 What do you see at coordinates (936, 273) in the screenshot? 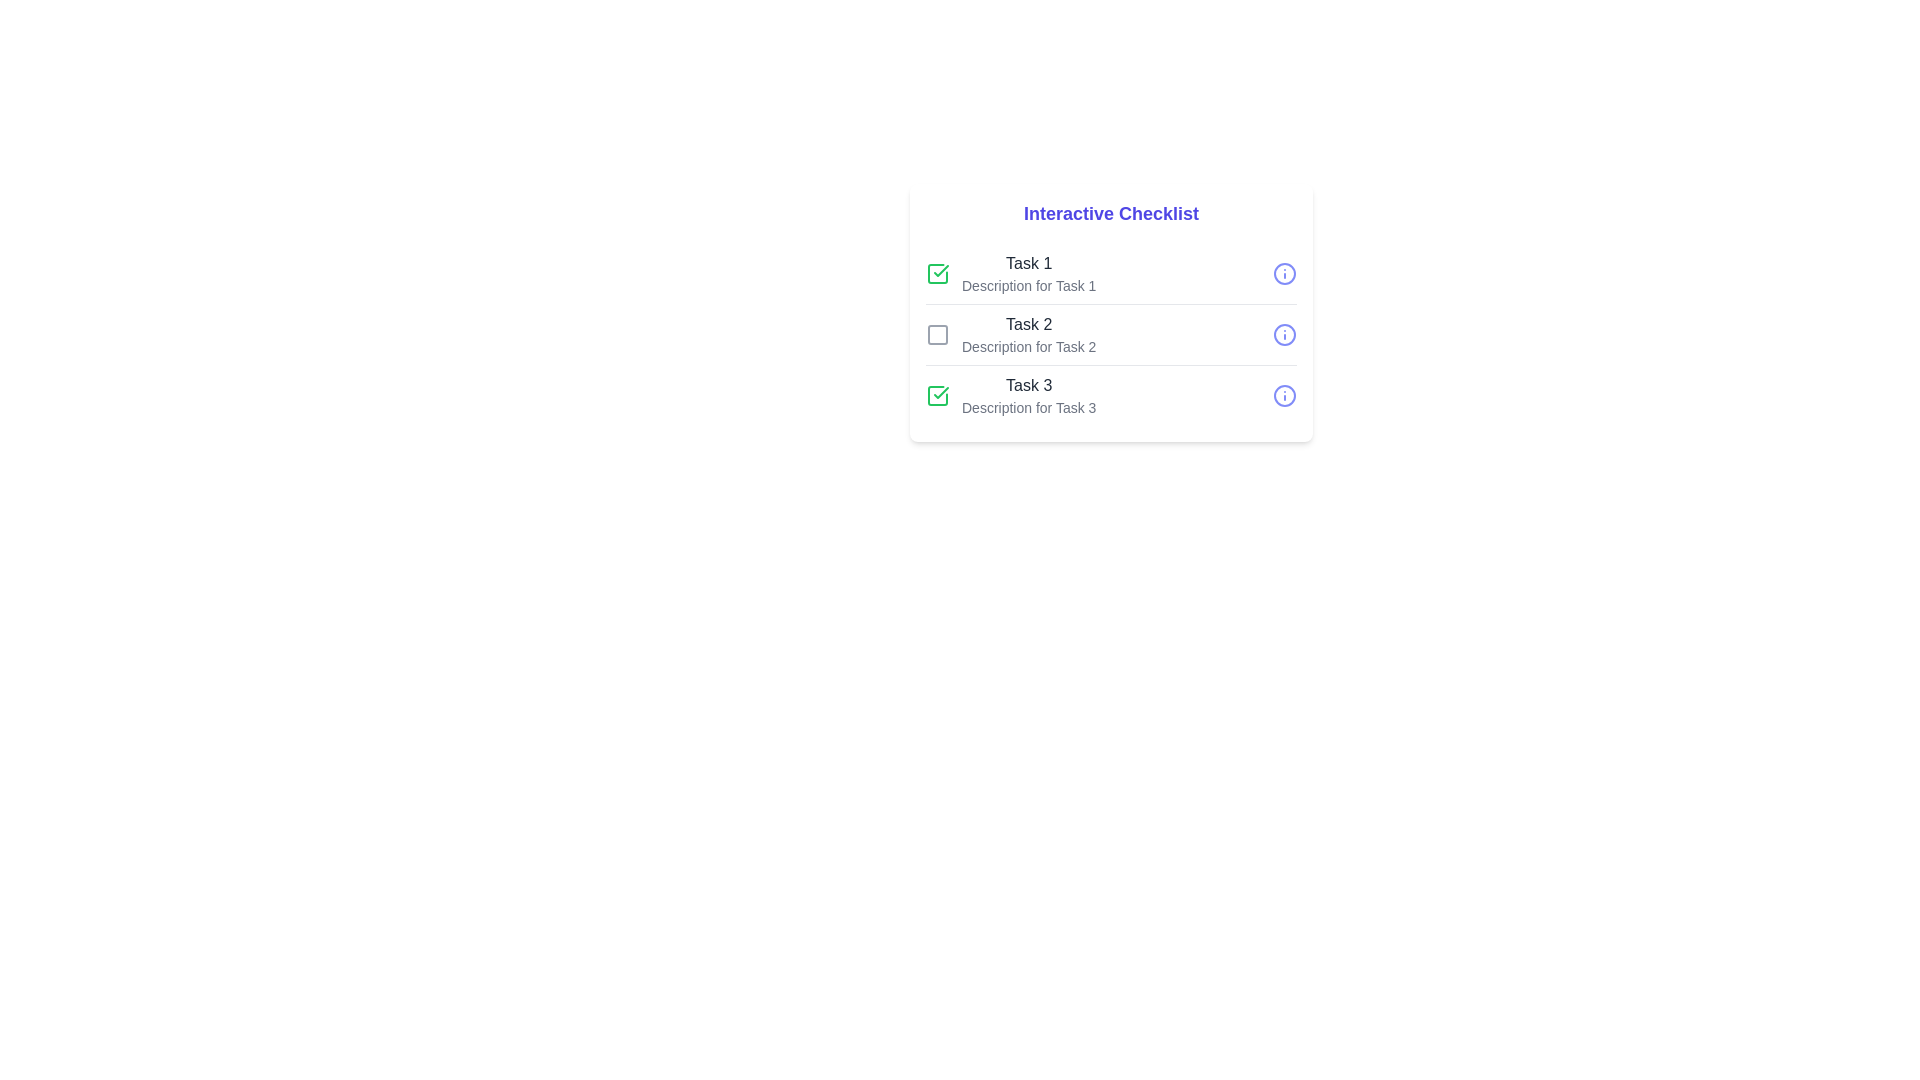
I see `the checkbox button for Task 1 to toggle its state` at bounding box center [936, 273].